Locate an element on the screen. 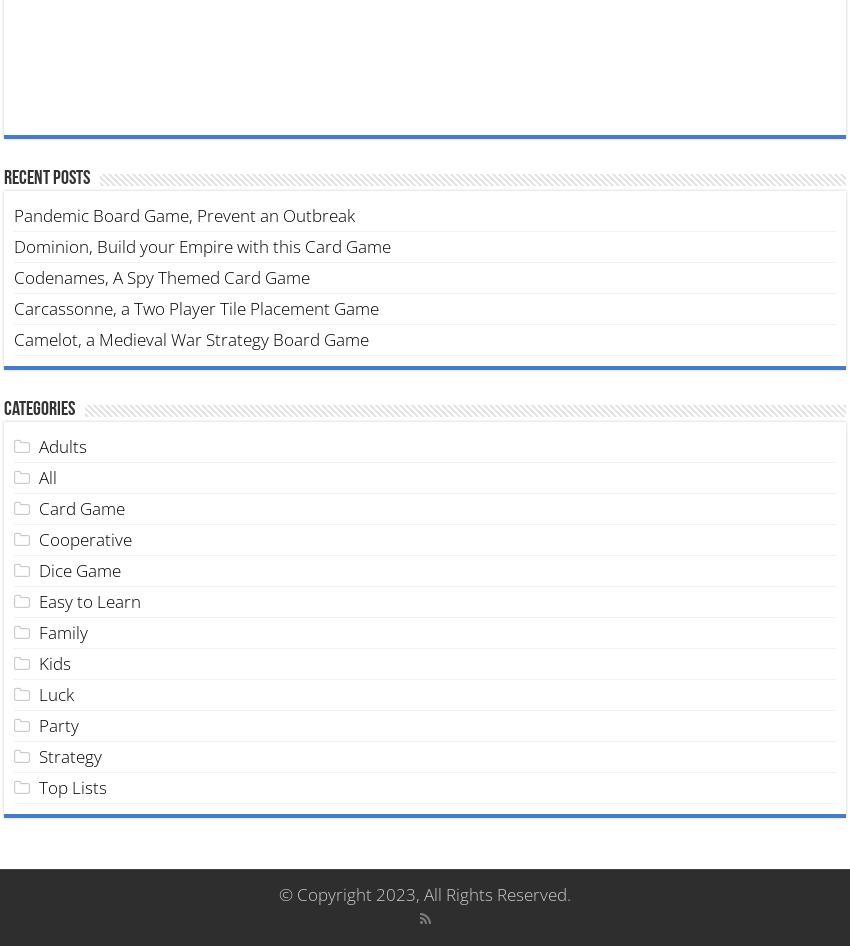  'Carcassonne, a Two Player Tile Placement Game' is located at coordinates (195, 306).